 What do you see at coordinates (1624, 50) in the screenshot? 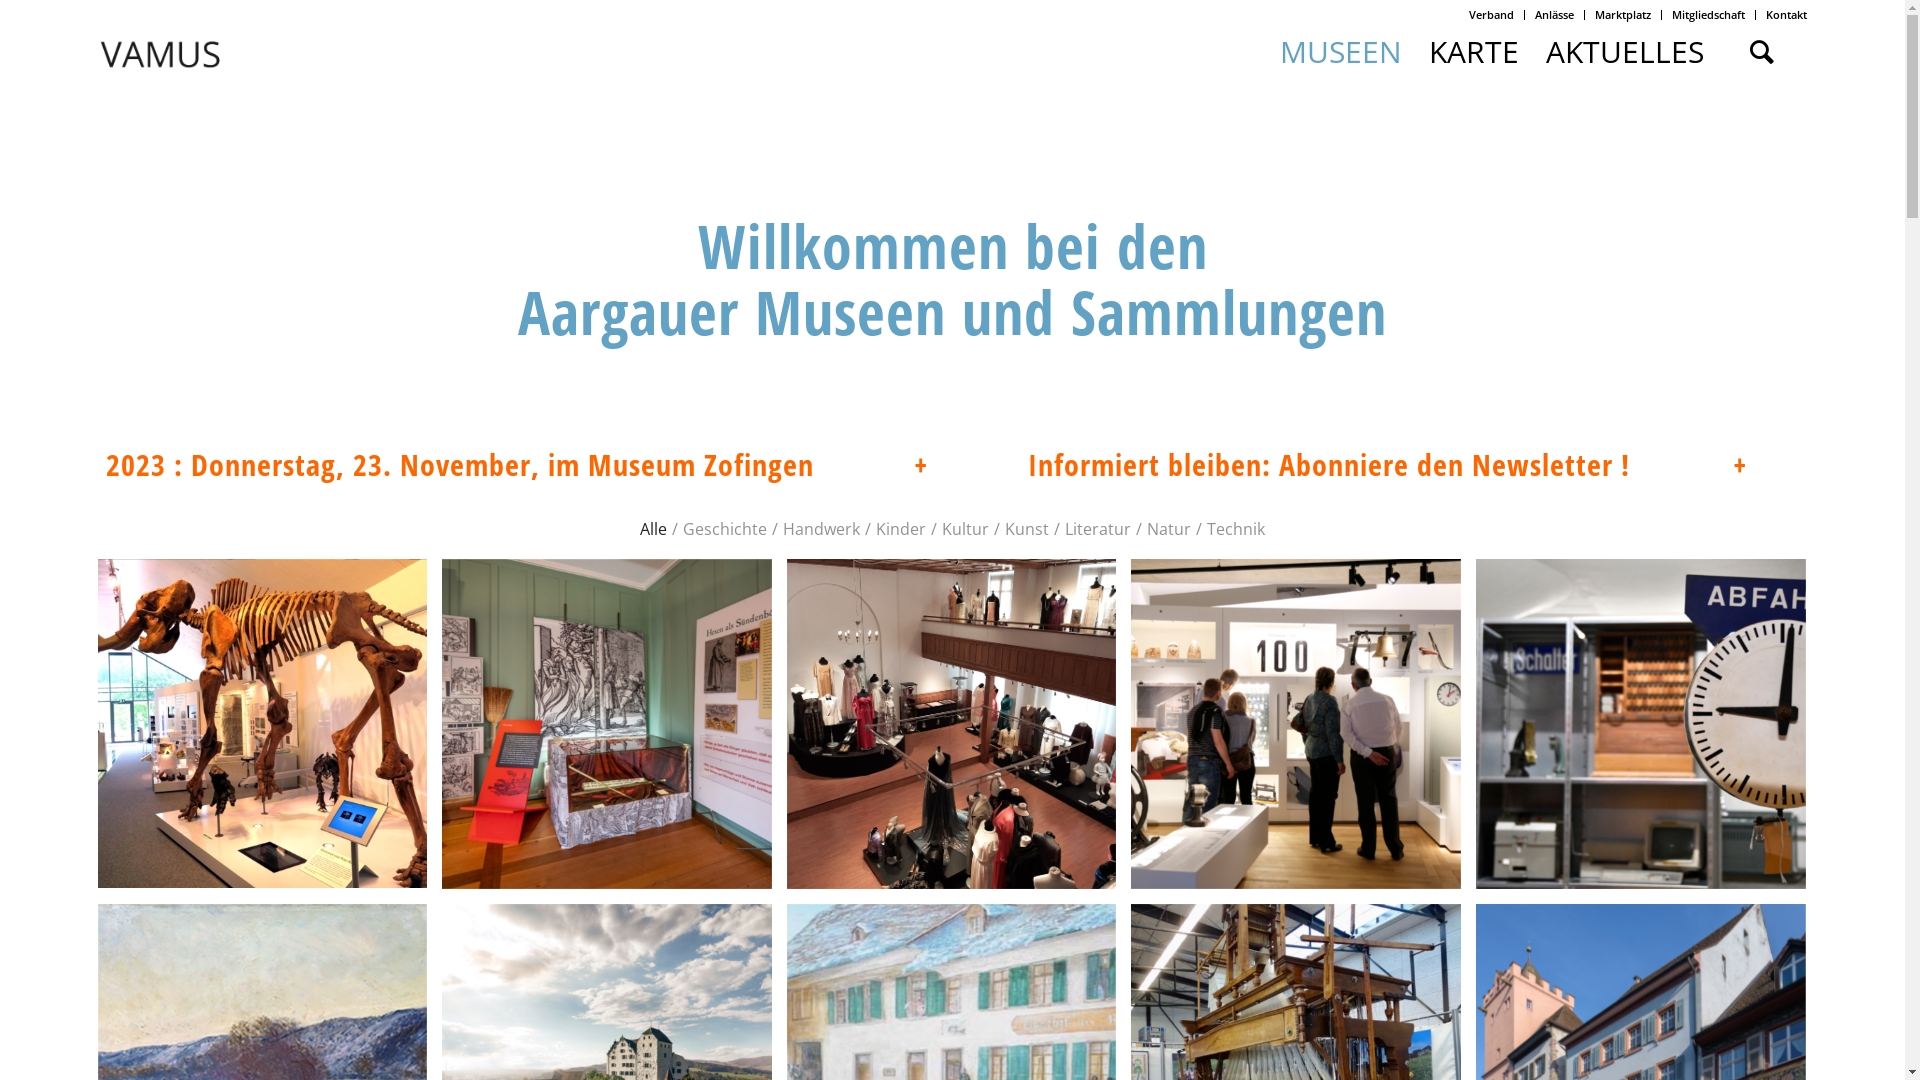
I see `'AKTUELLES'` at bounding box center [1624, 50].